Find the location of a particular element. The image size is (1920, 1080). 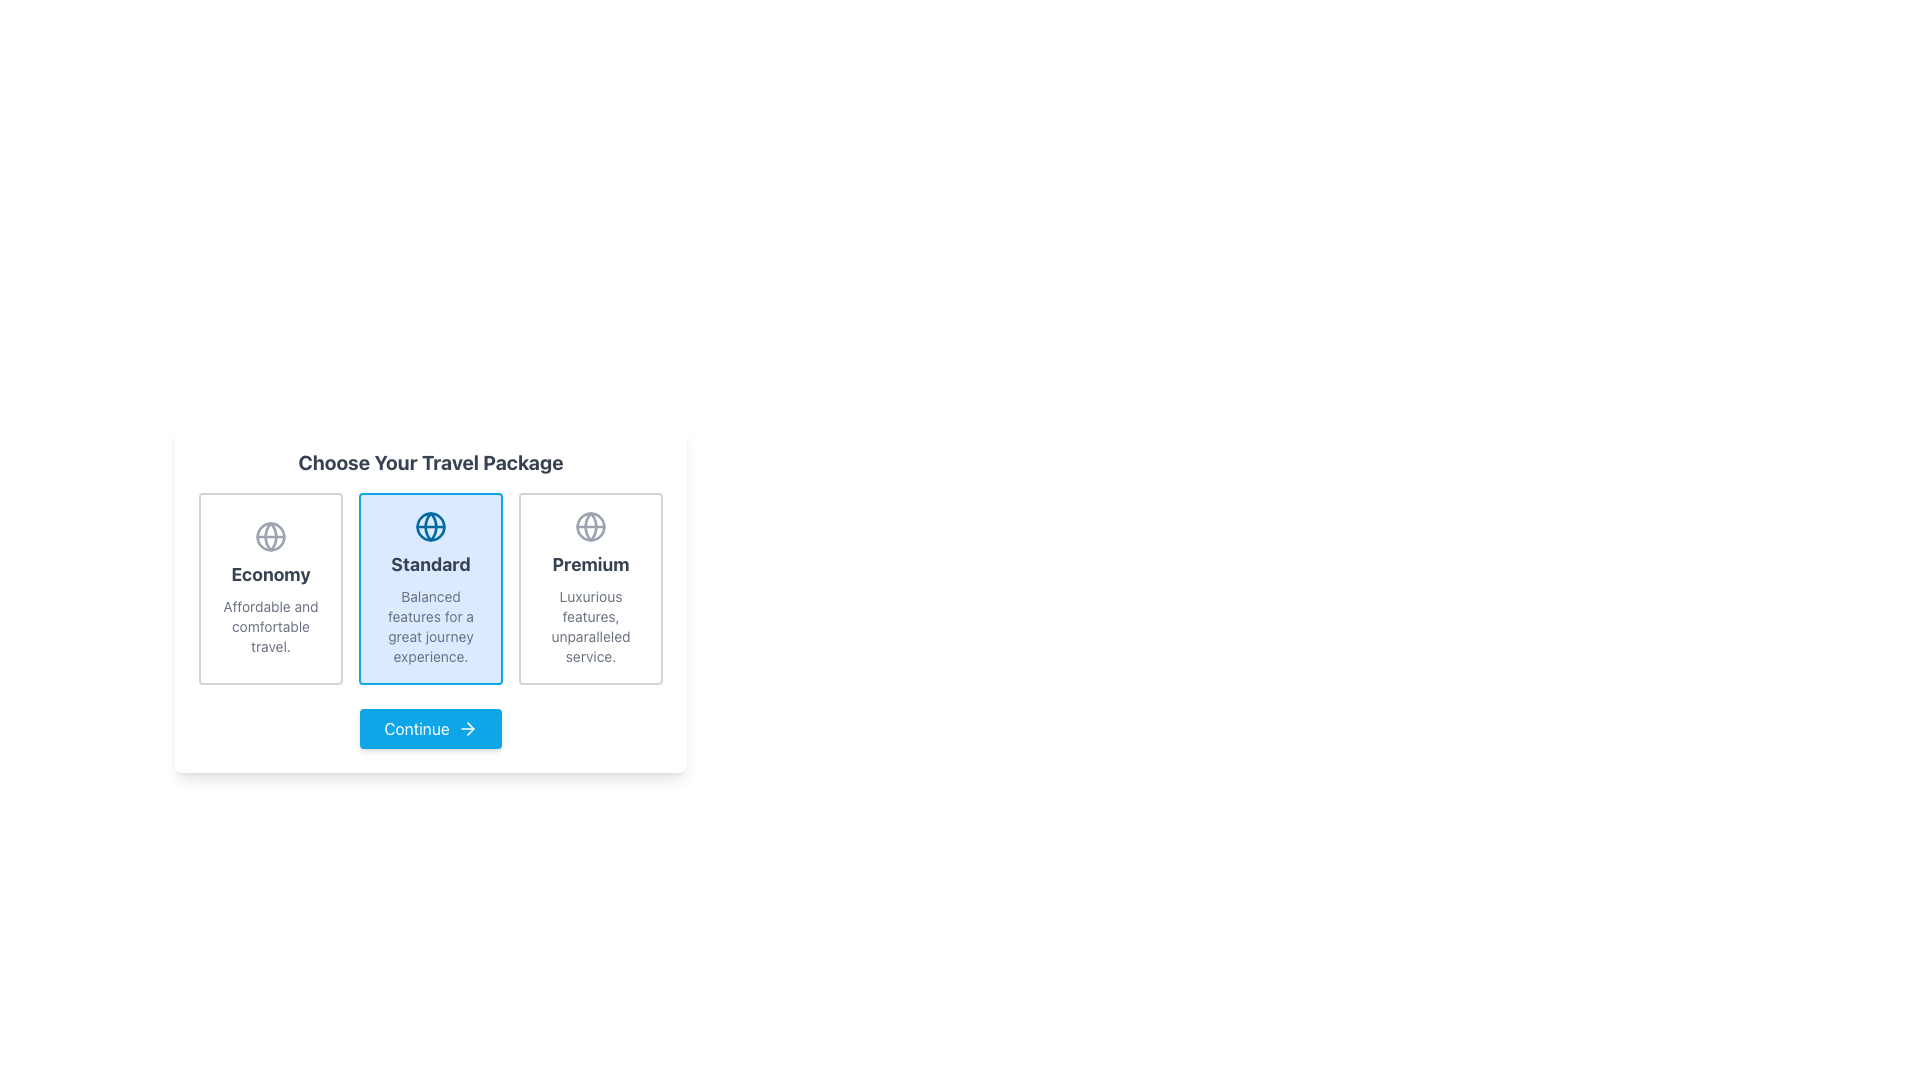

the right arrow icon next to the 'Continue' button is located at coordinates (469, 729).